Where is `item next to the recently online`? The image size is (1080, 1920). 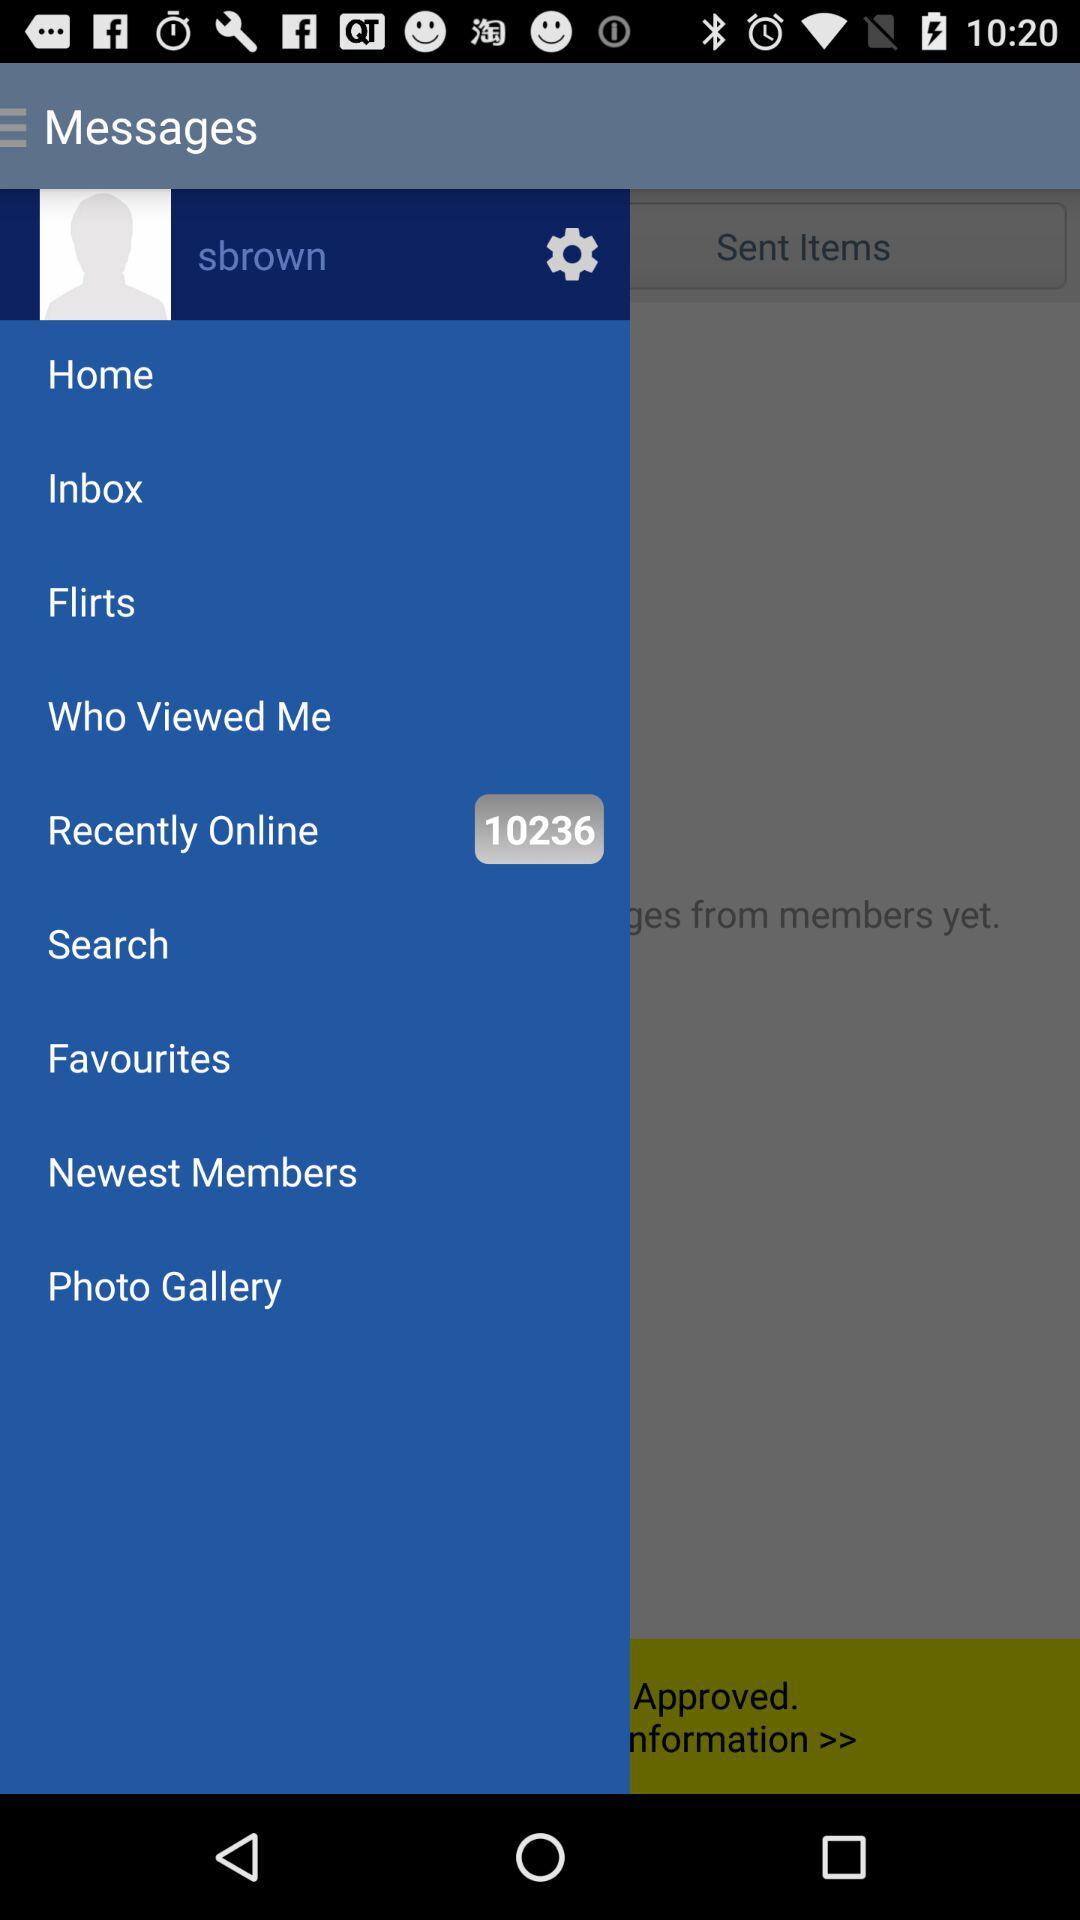 item next to the recently online is located at coordinates (538, 829).